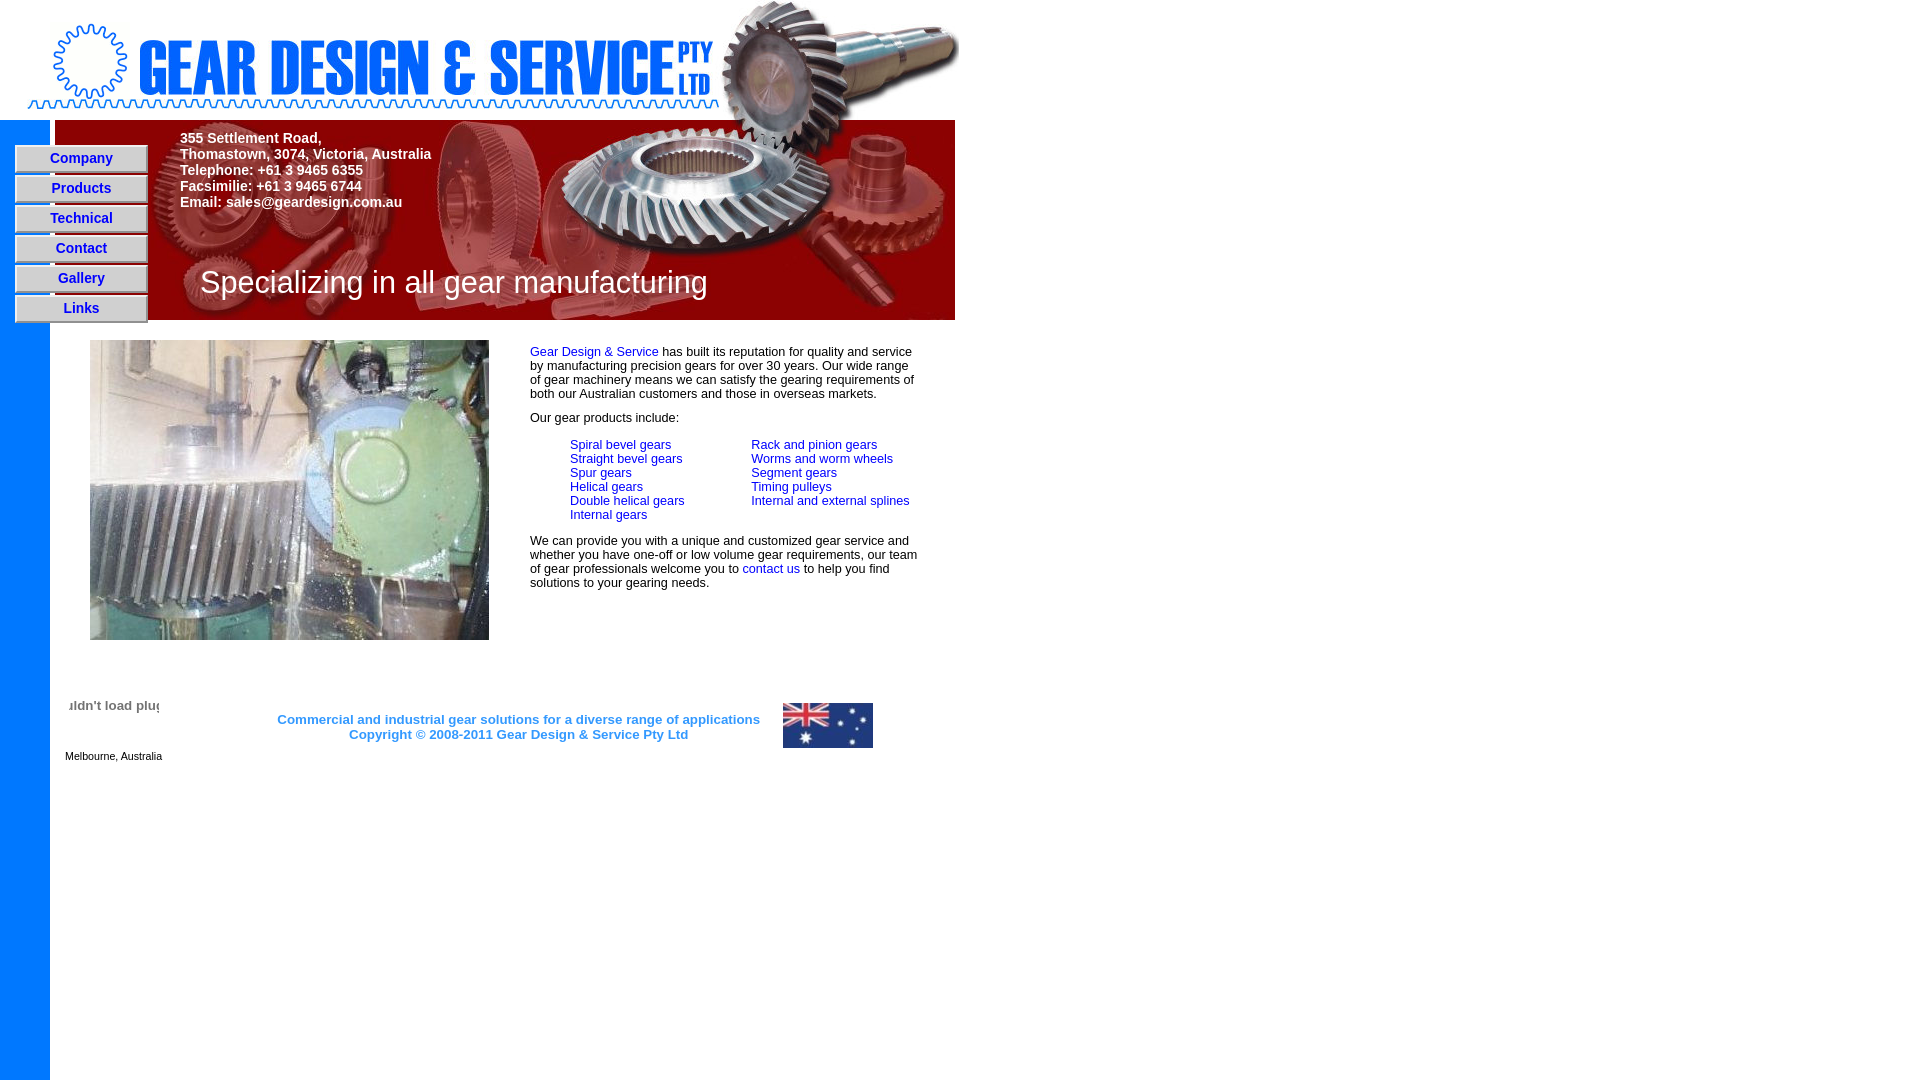  I want to click on 'Internal gears', so click(607, 514).